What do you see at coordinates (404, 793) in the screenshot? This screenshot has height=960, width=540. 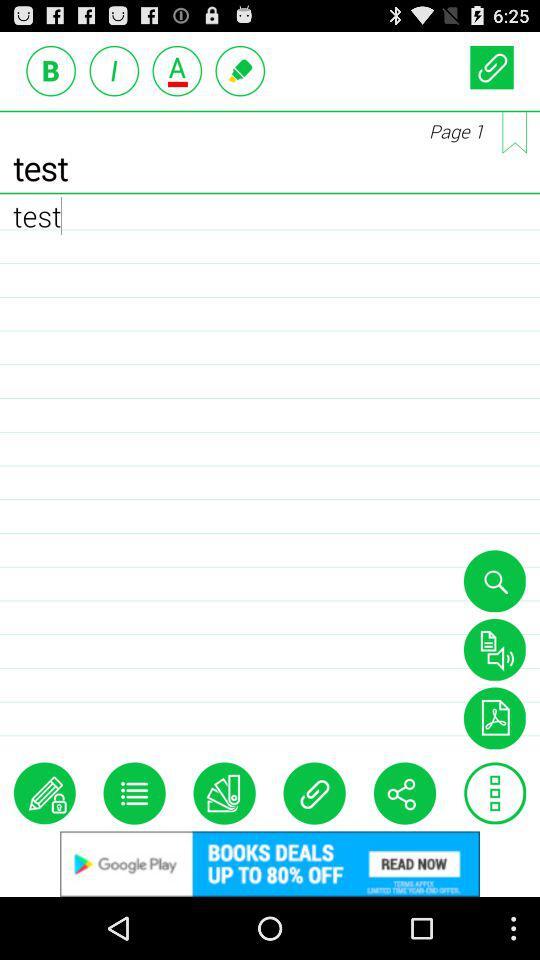 I see `share the content through other social media platforms` at bounding box center [404, 793].